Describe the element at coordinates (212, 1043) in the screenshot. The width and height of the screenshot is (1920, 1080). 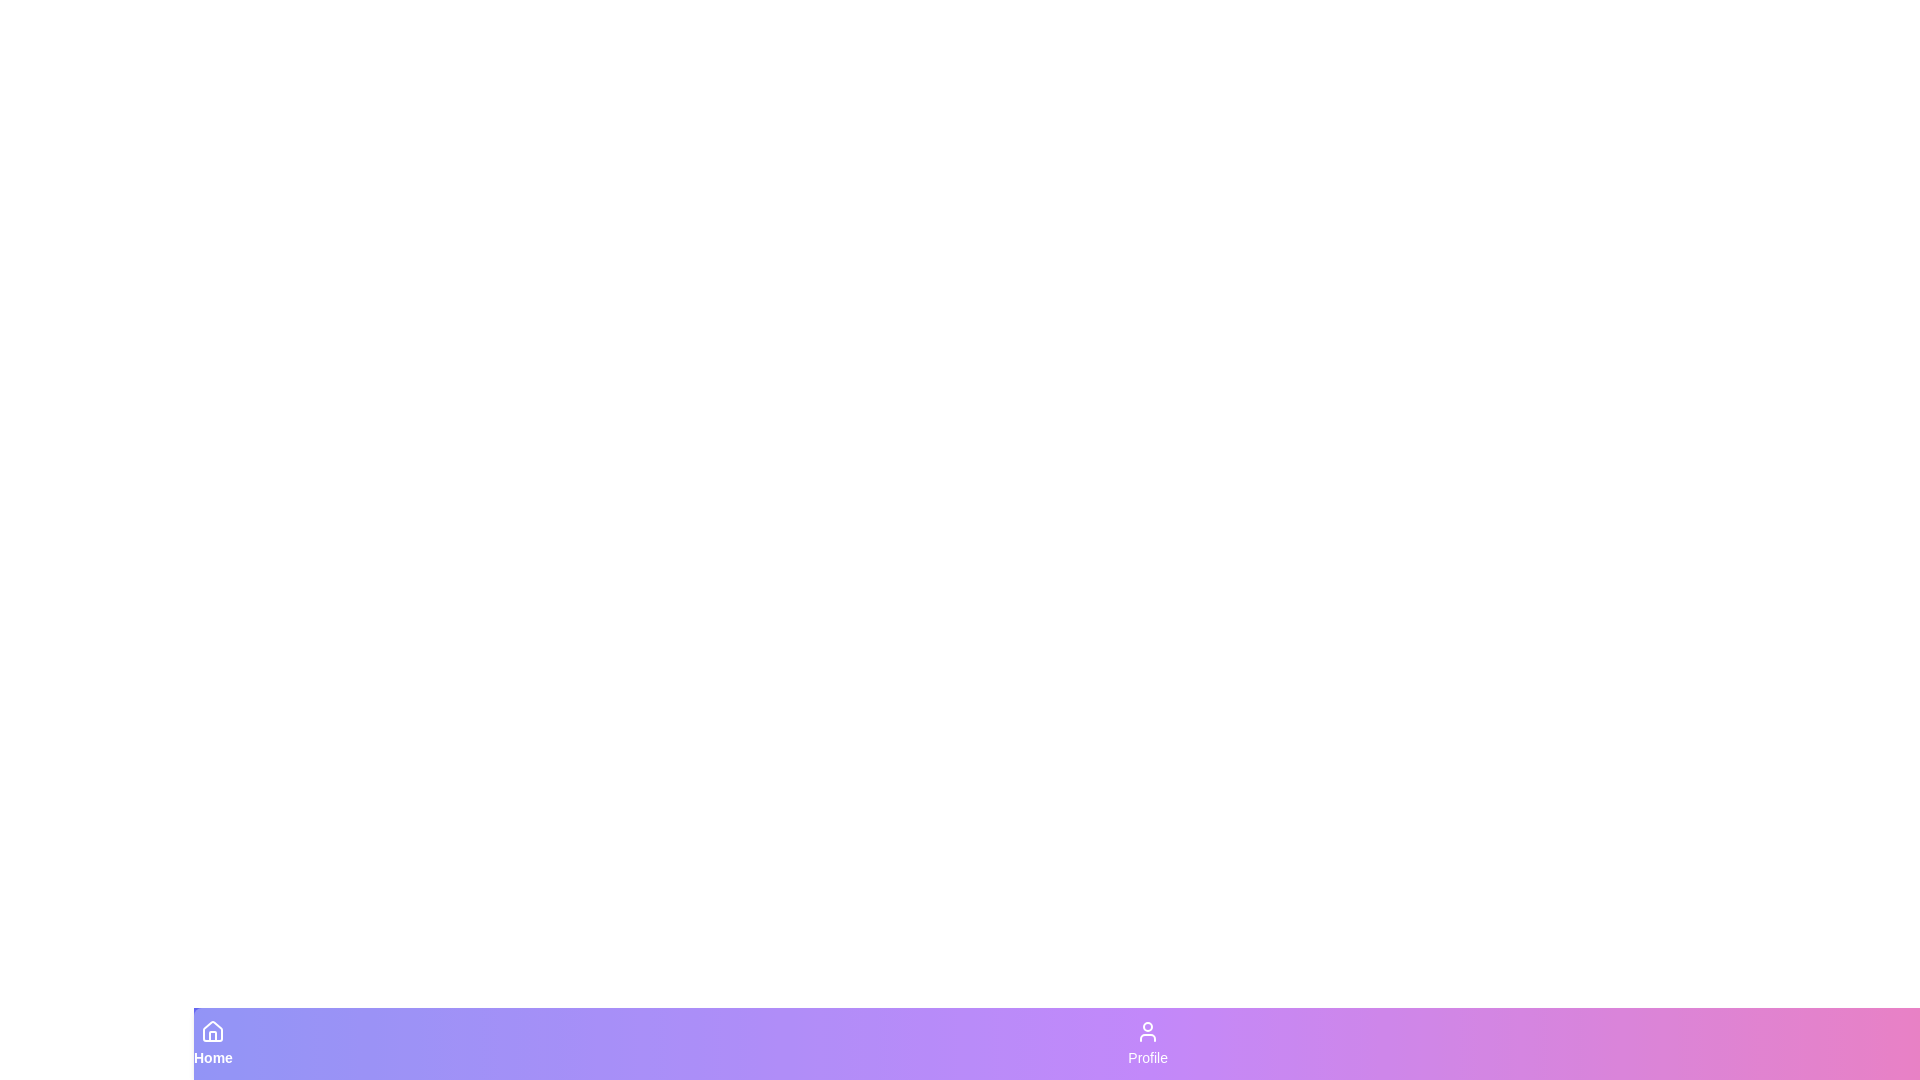
I see `the navigation item Home` at that location.